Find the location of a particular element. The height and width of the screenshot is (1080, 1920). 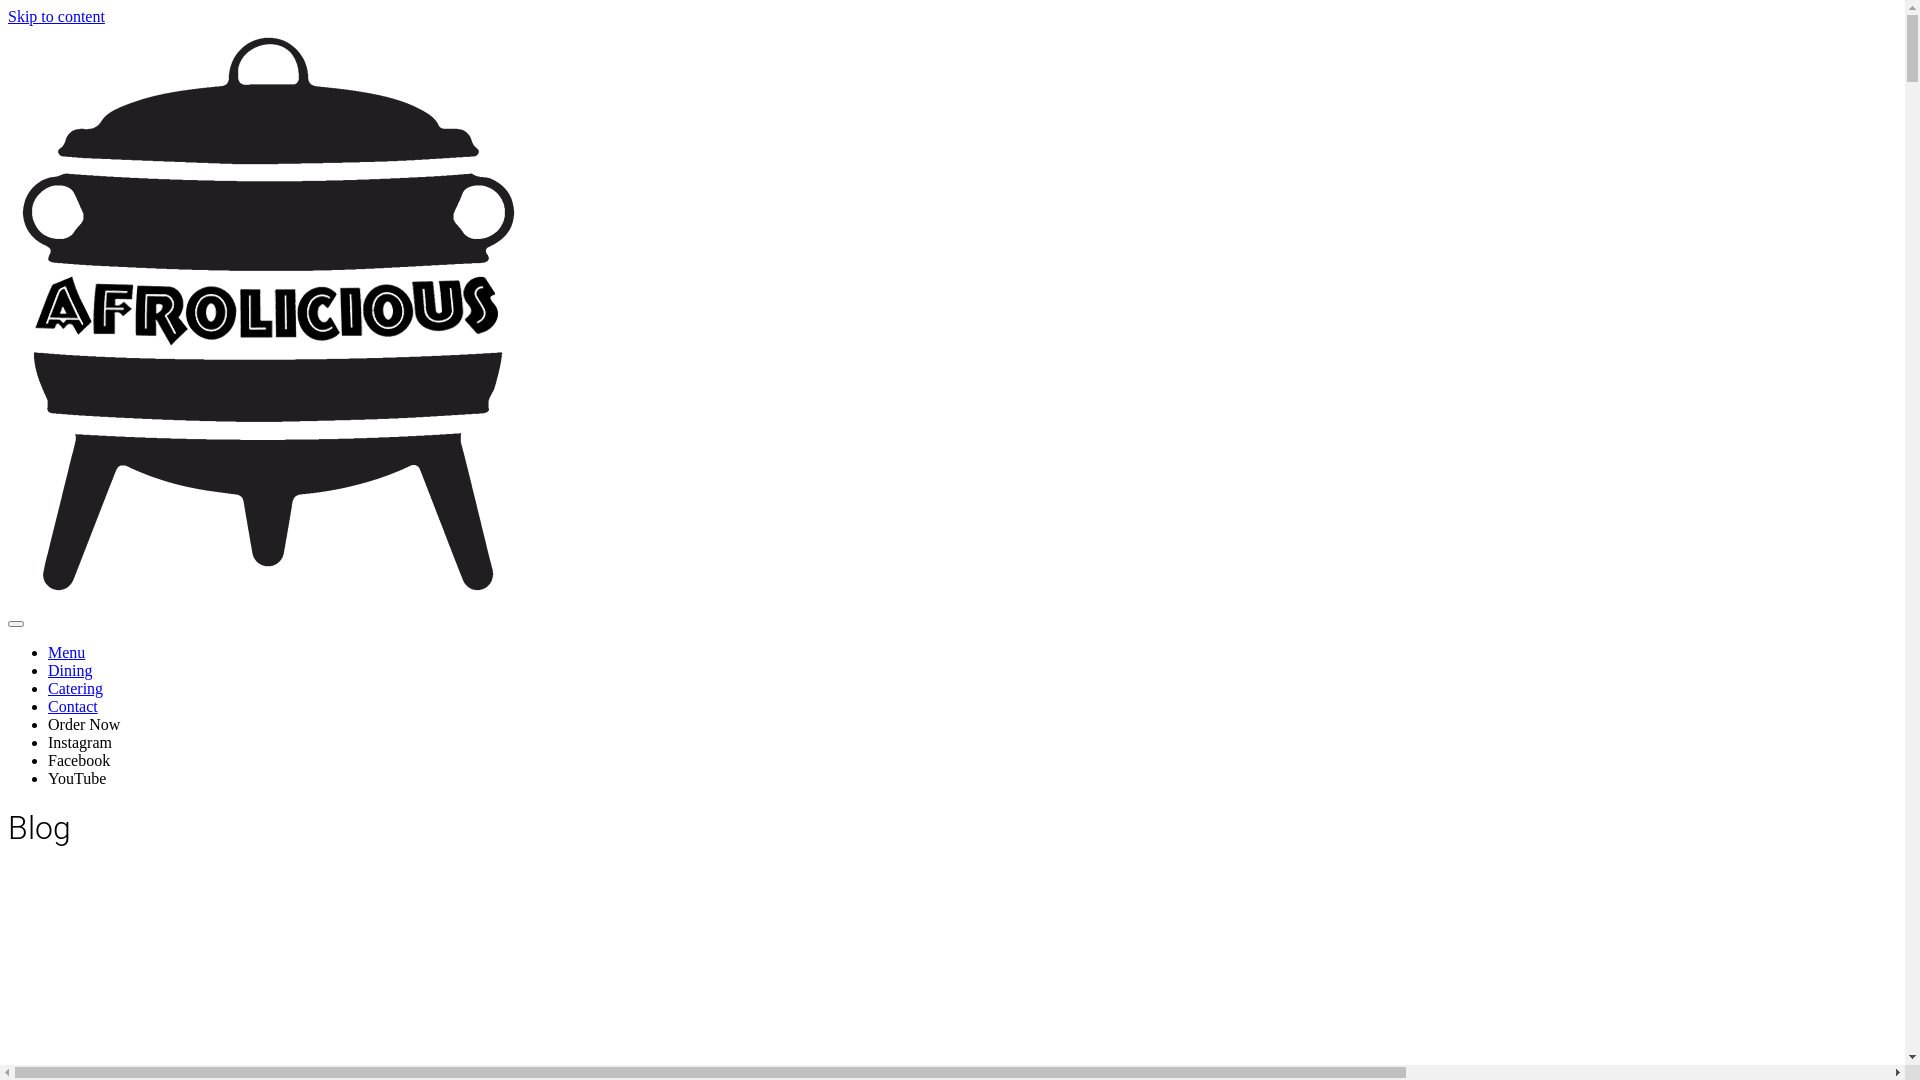

'Contact' is located at coordinates (72, 705).